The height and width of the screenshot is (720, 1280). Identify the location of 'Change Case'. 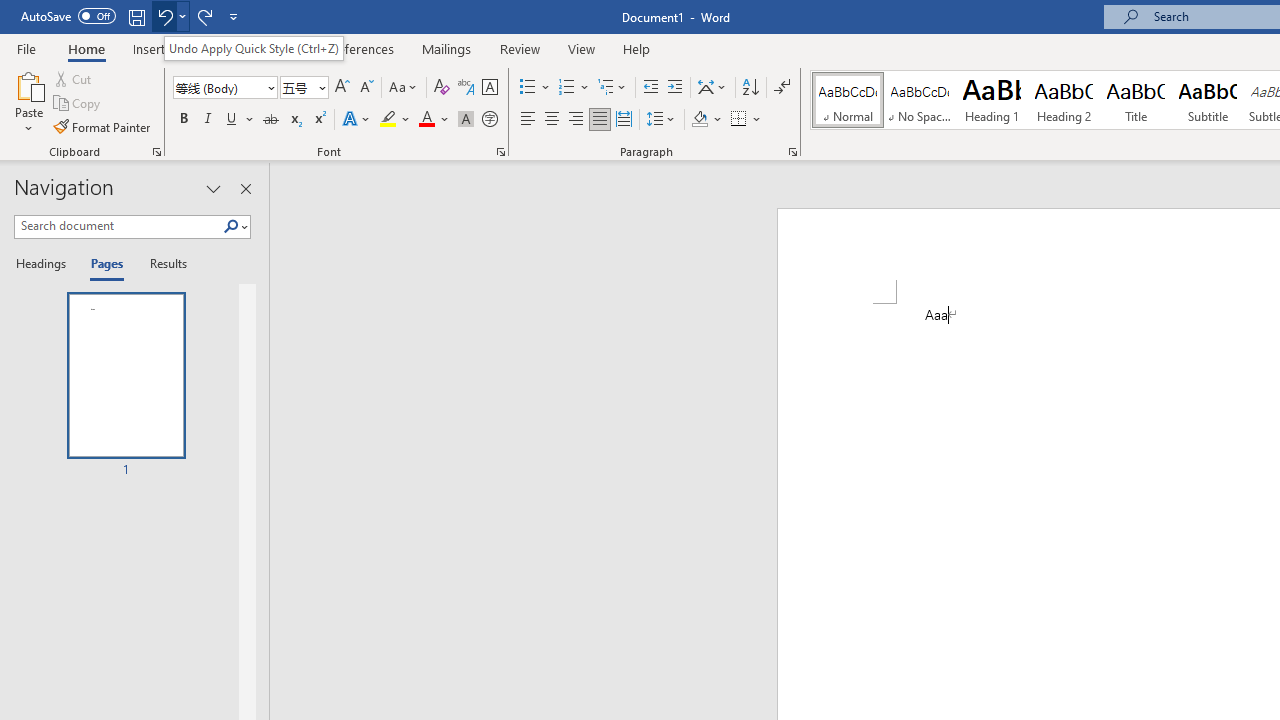
(403, 86).